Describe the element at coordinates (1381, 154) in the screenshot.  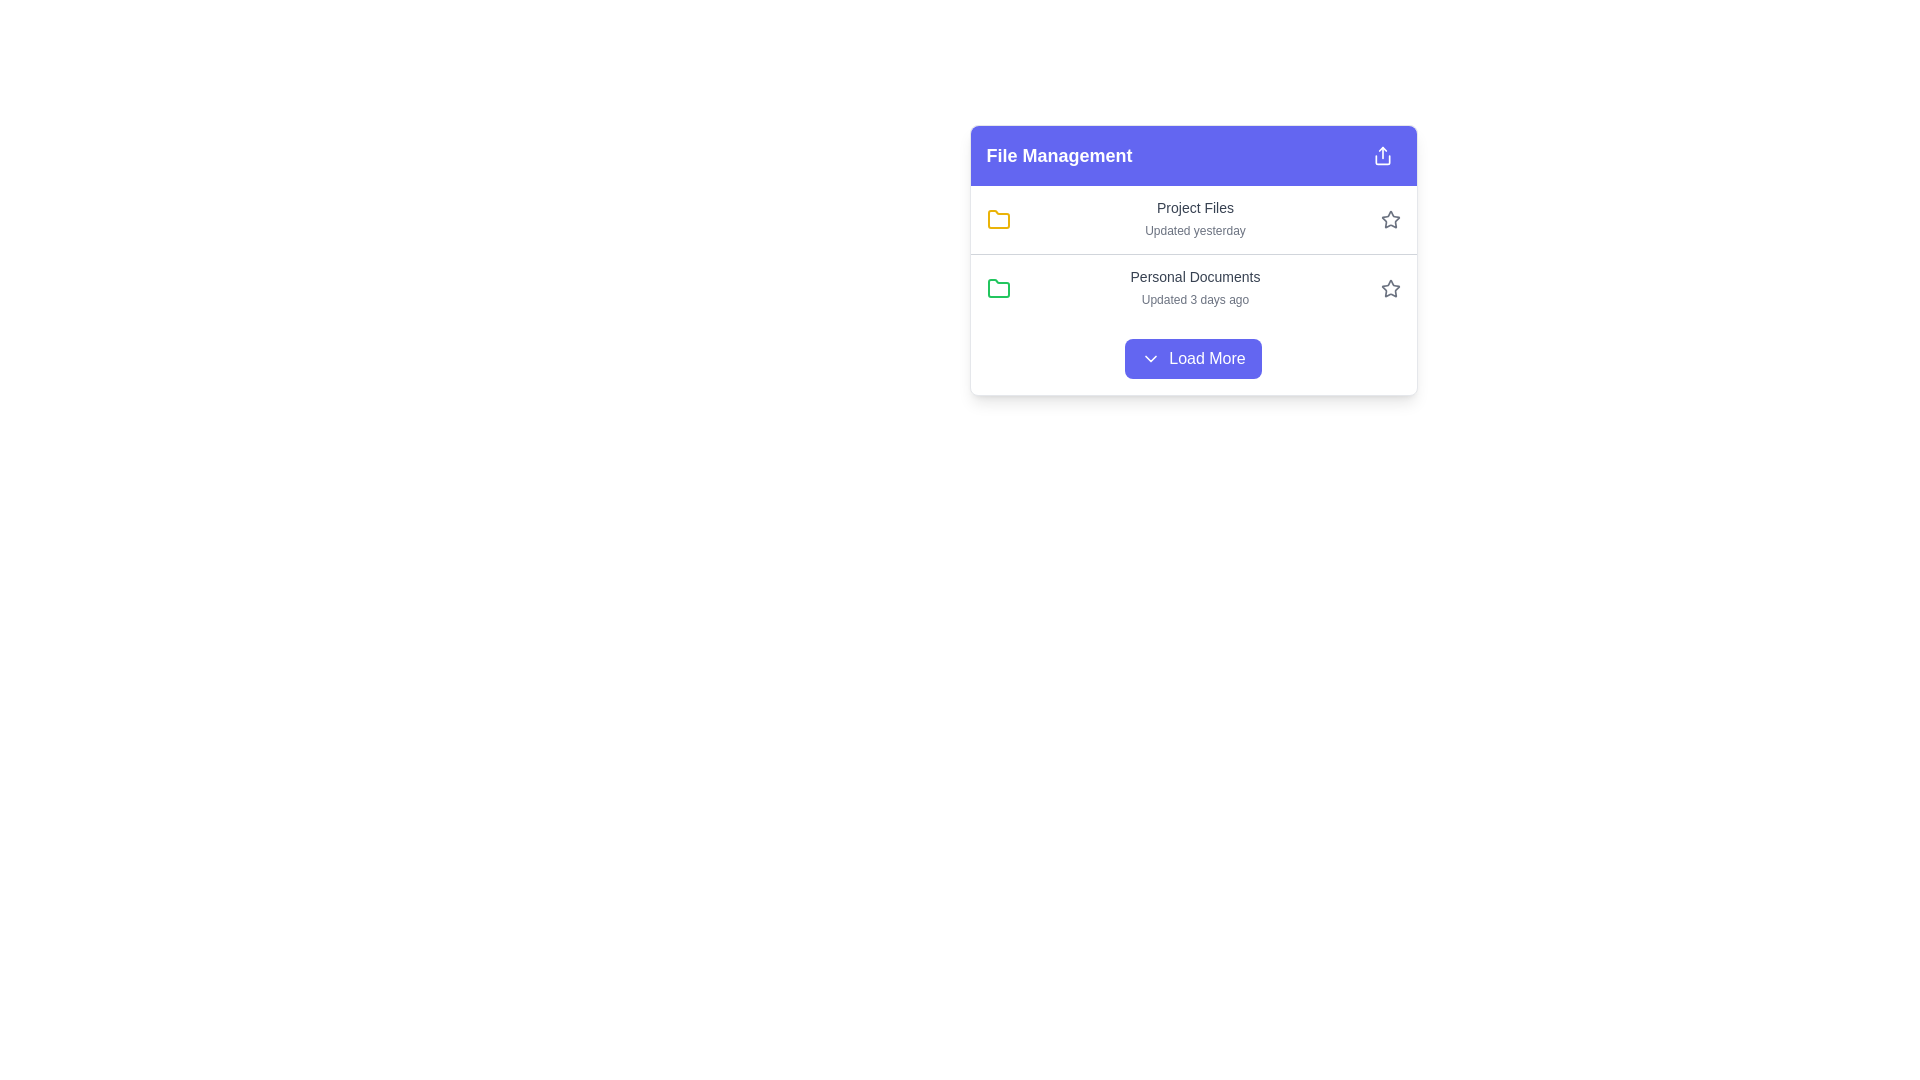
I see `the share icon located in the top-right corner of the File Management panel` at that location.